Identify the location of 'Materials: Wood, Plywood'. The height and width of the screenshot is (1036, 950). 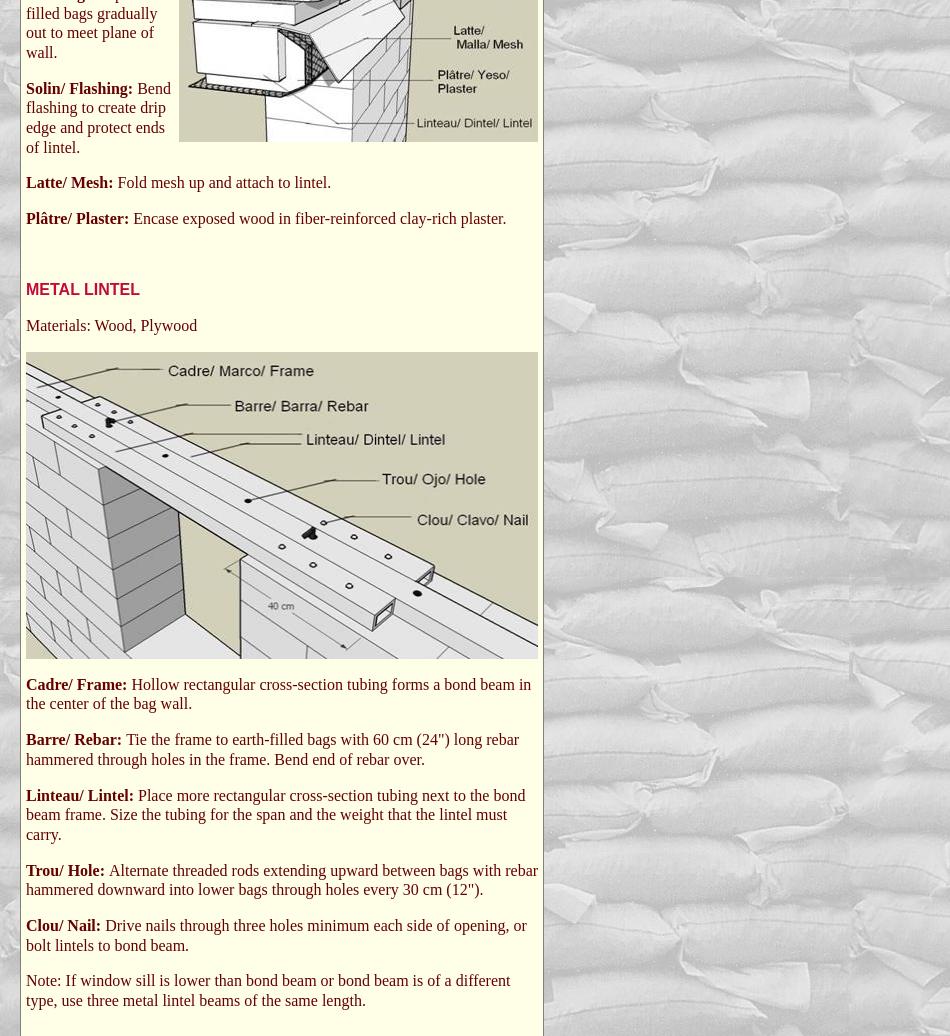
(111, 325).